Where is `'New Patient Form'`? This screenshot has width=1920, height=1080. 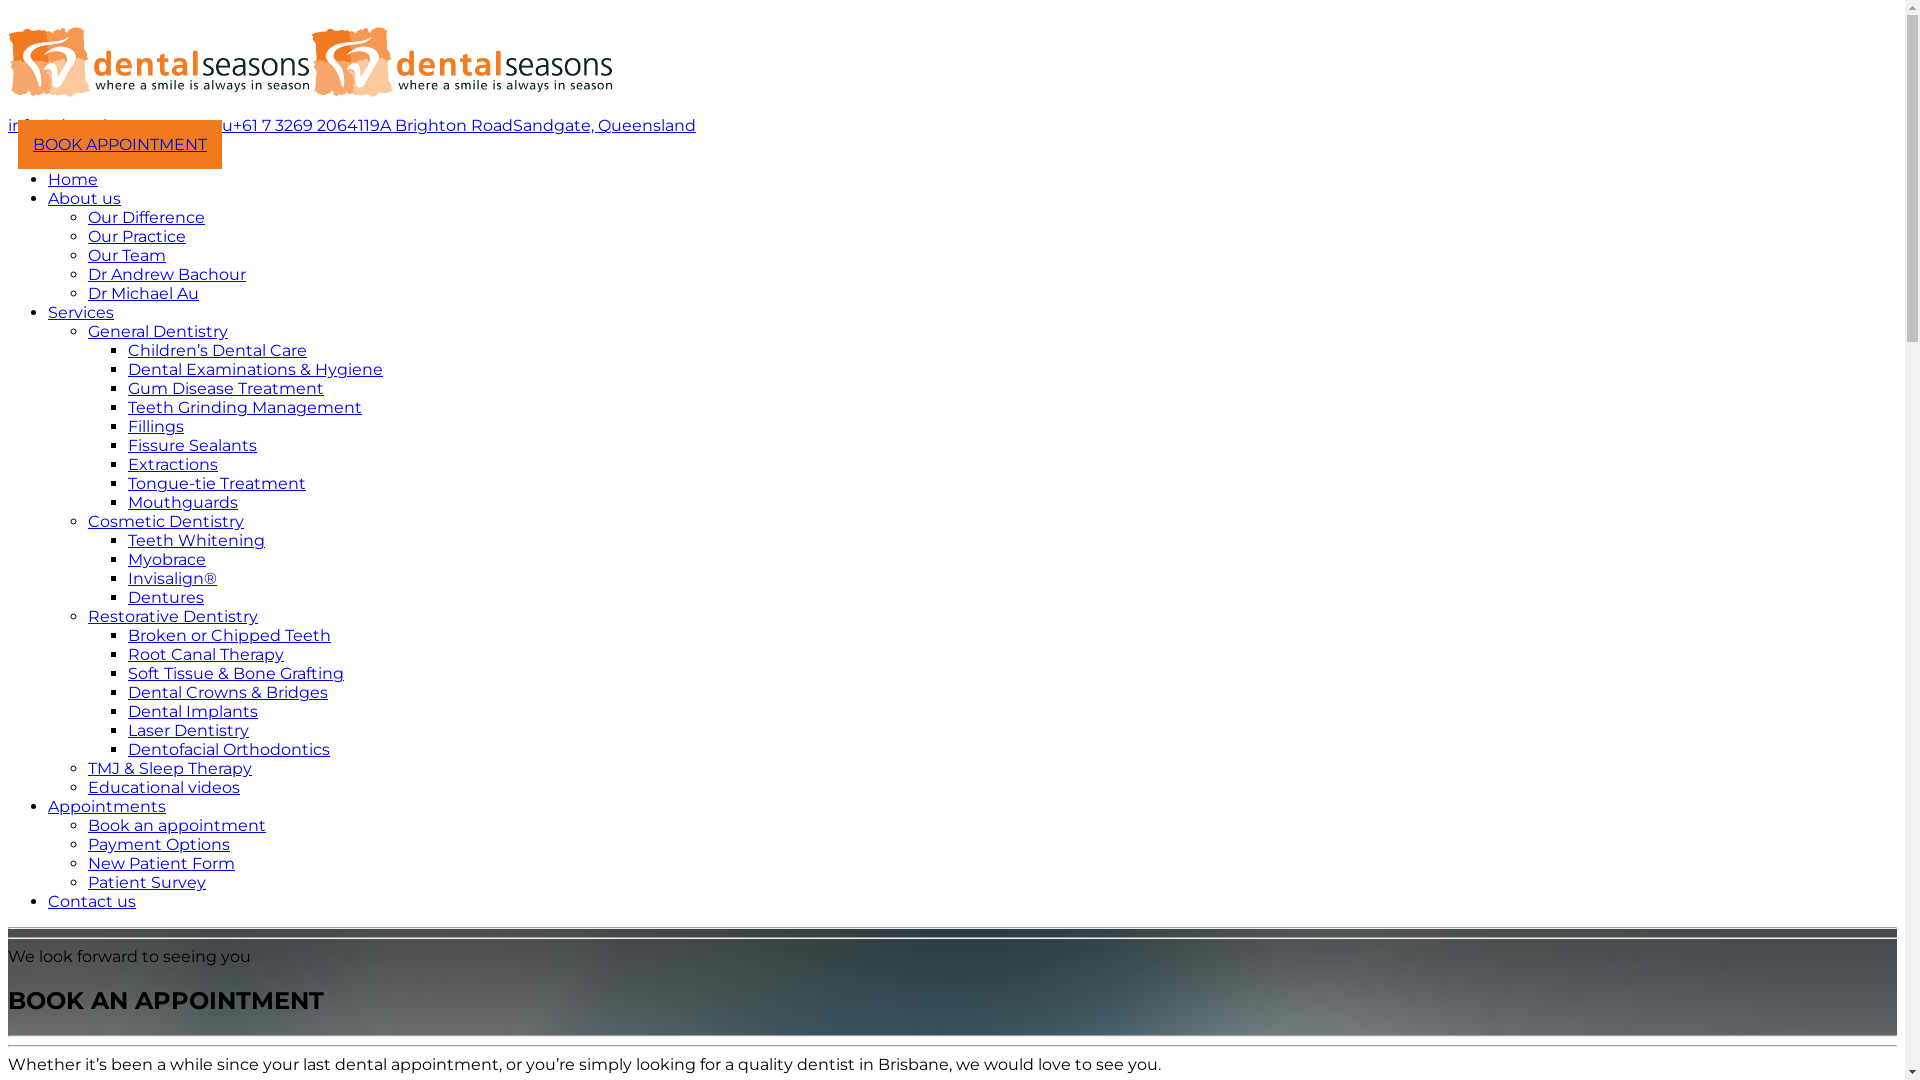 'New Patient Form' is located at coordinates (161, 862).